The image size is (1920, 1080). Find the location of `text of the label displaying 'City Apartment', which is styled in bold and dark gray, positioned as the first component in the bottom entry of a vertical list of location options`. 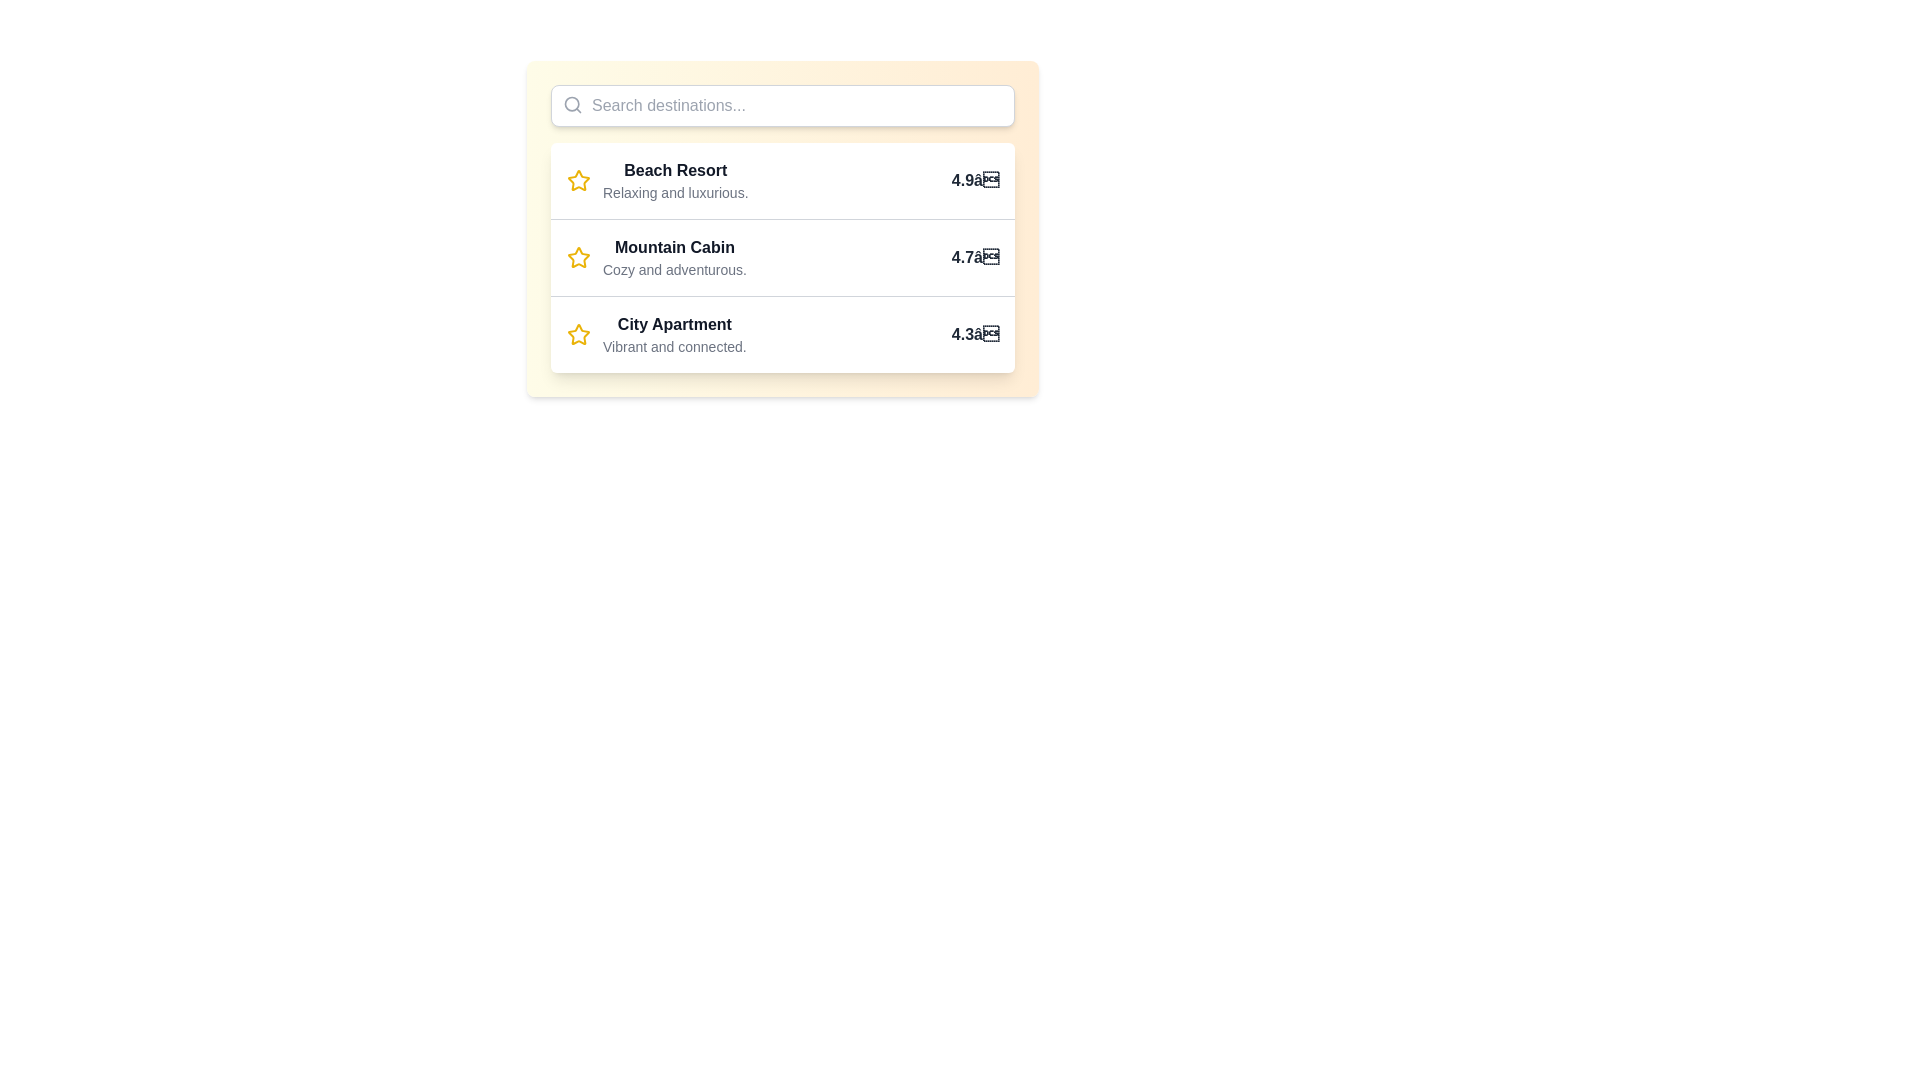

text of the label displaying 'City Apartment', which is styled in bold and dark gray, positioned as the first component in the bottom entry of a vertical list of location options is located at coordinates (674, 323).